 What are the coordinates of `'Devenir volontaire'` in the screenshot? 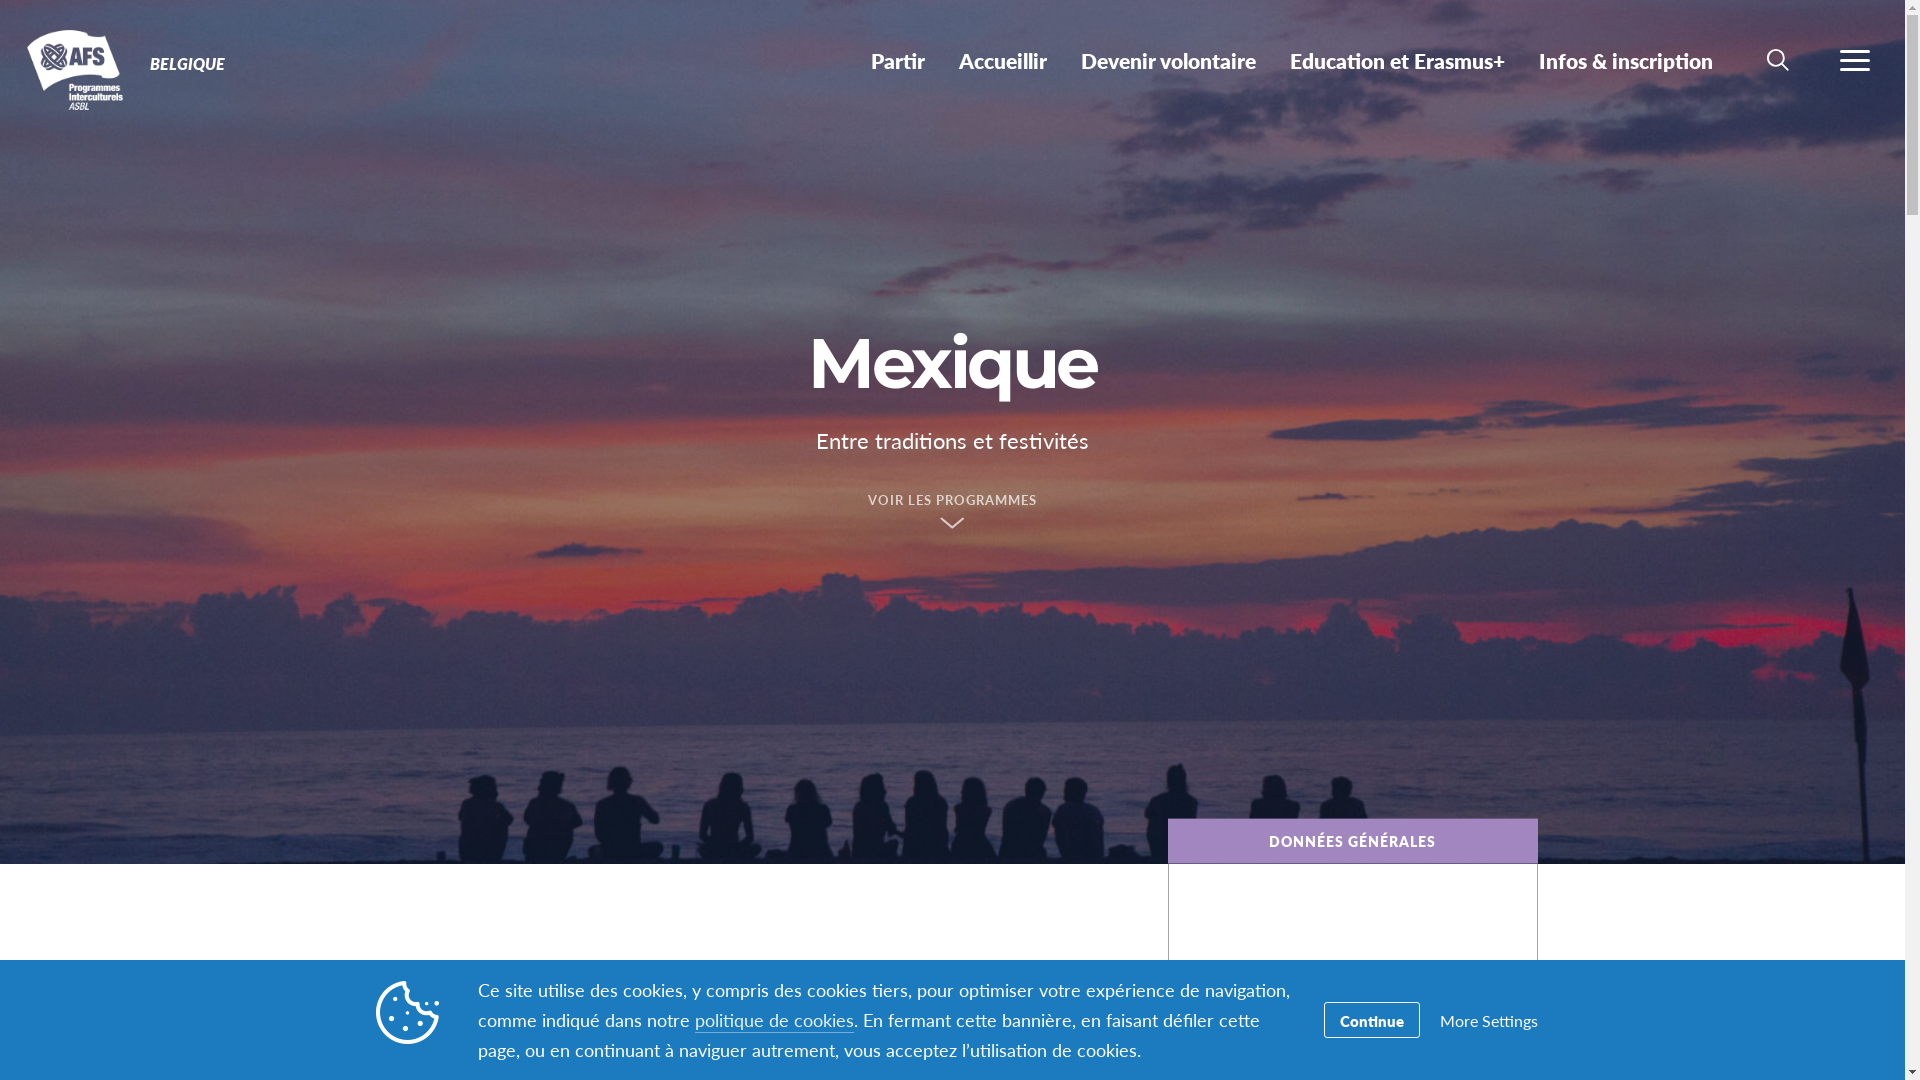 It's located at (1168, 59).